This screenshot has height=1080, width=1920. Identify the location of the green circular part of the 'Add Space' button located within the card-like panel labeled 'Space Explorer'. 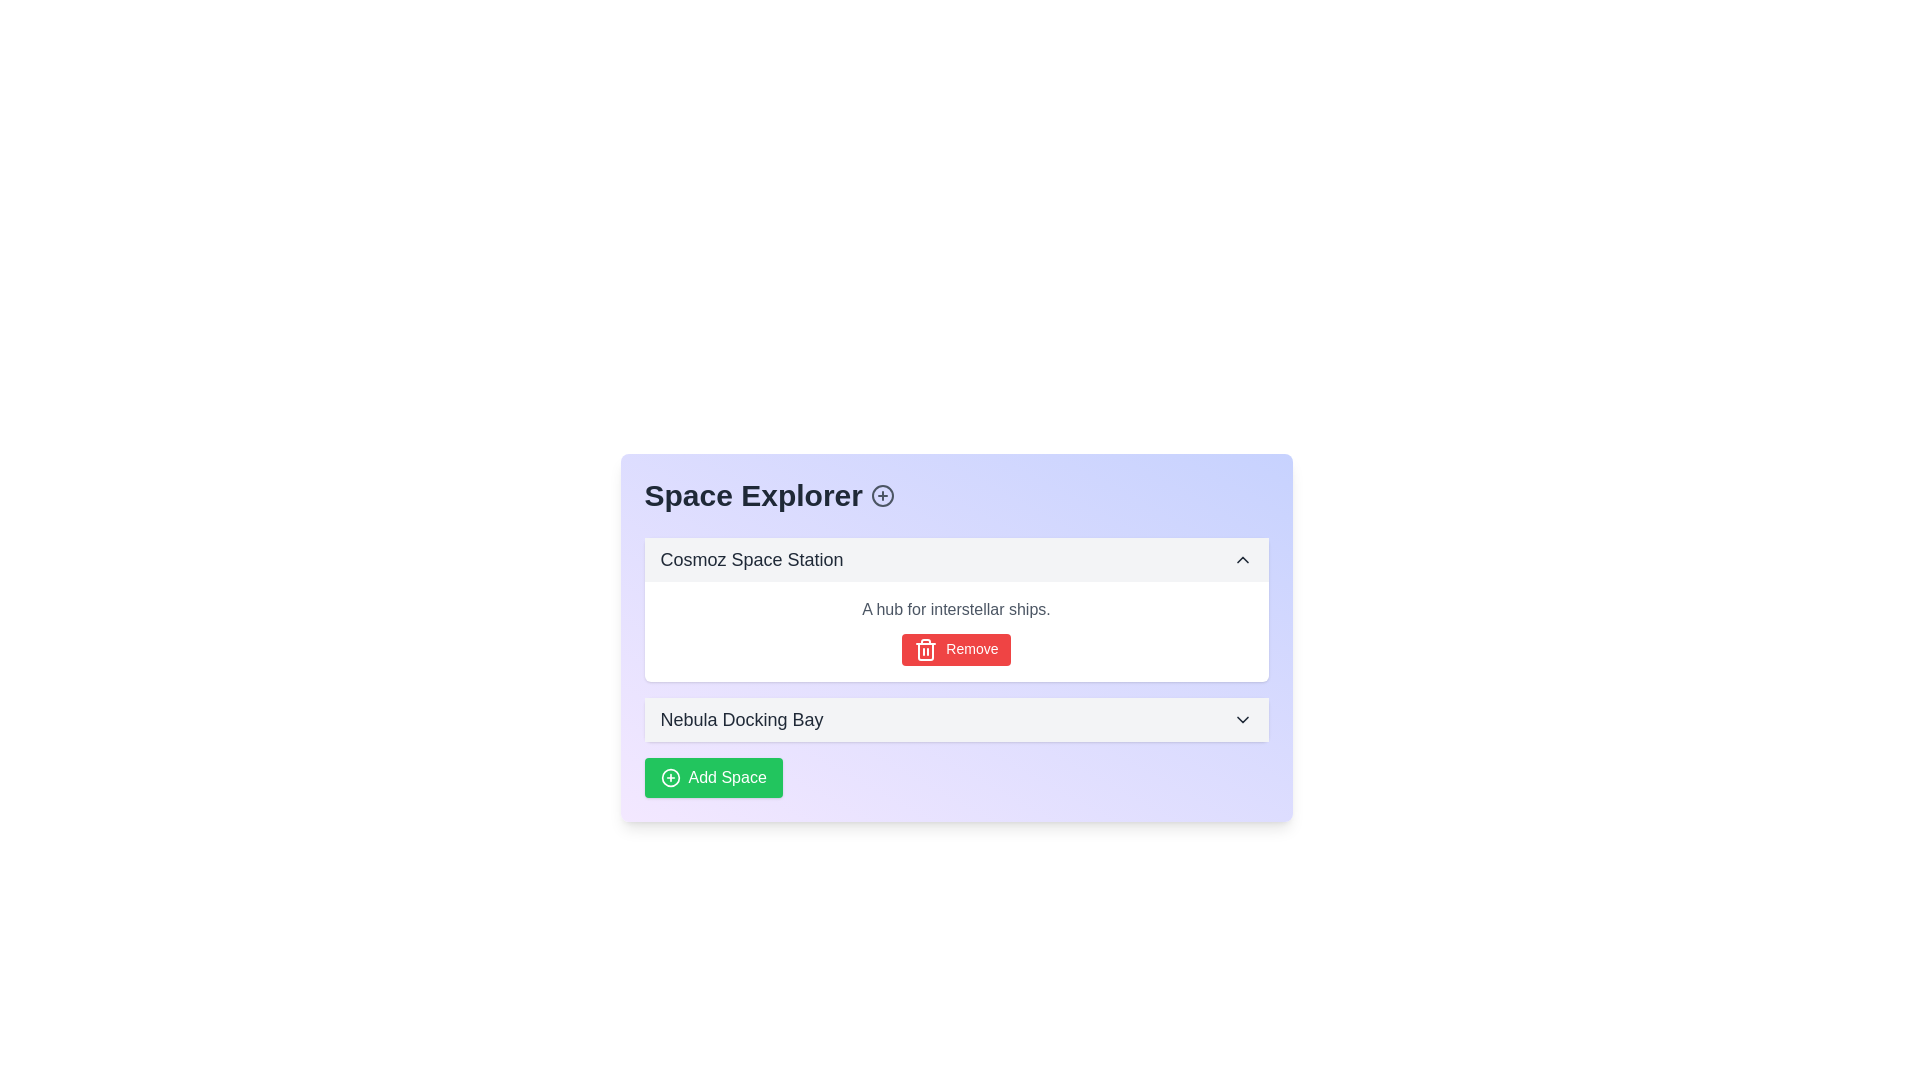
(670, 777).